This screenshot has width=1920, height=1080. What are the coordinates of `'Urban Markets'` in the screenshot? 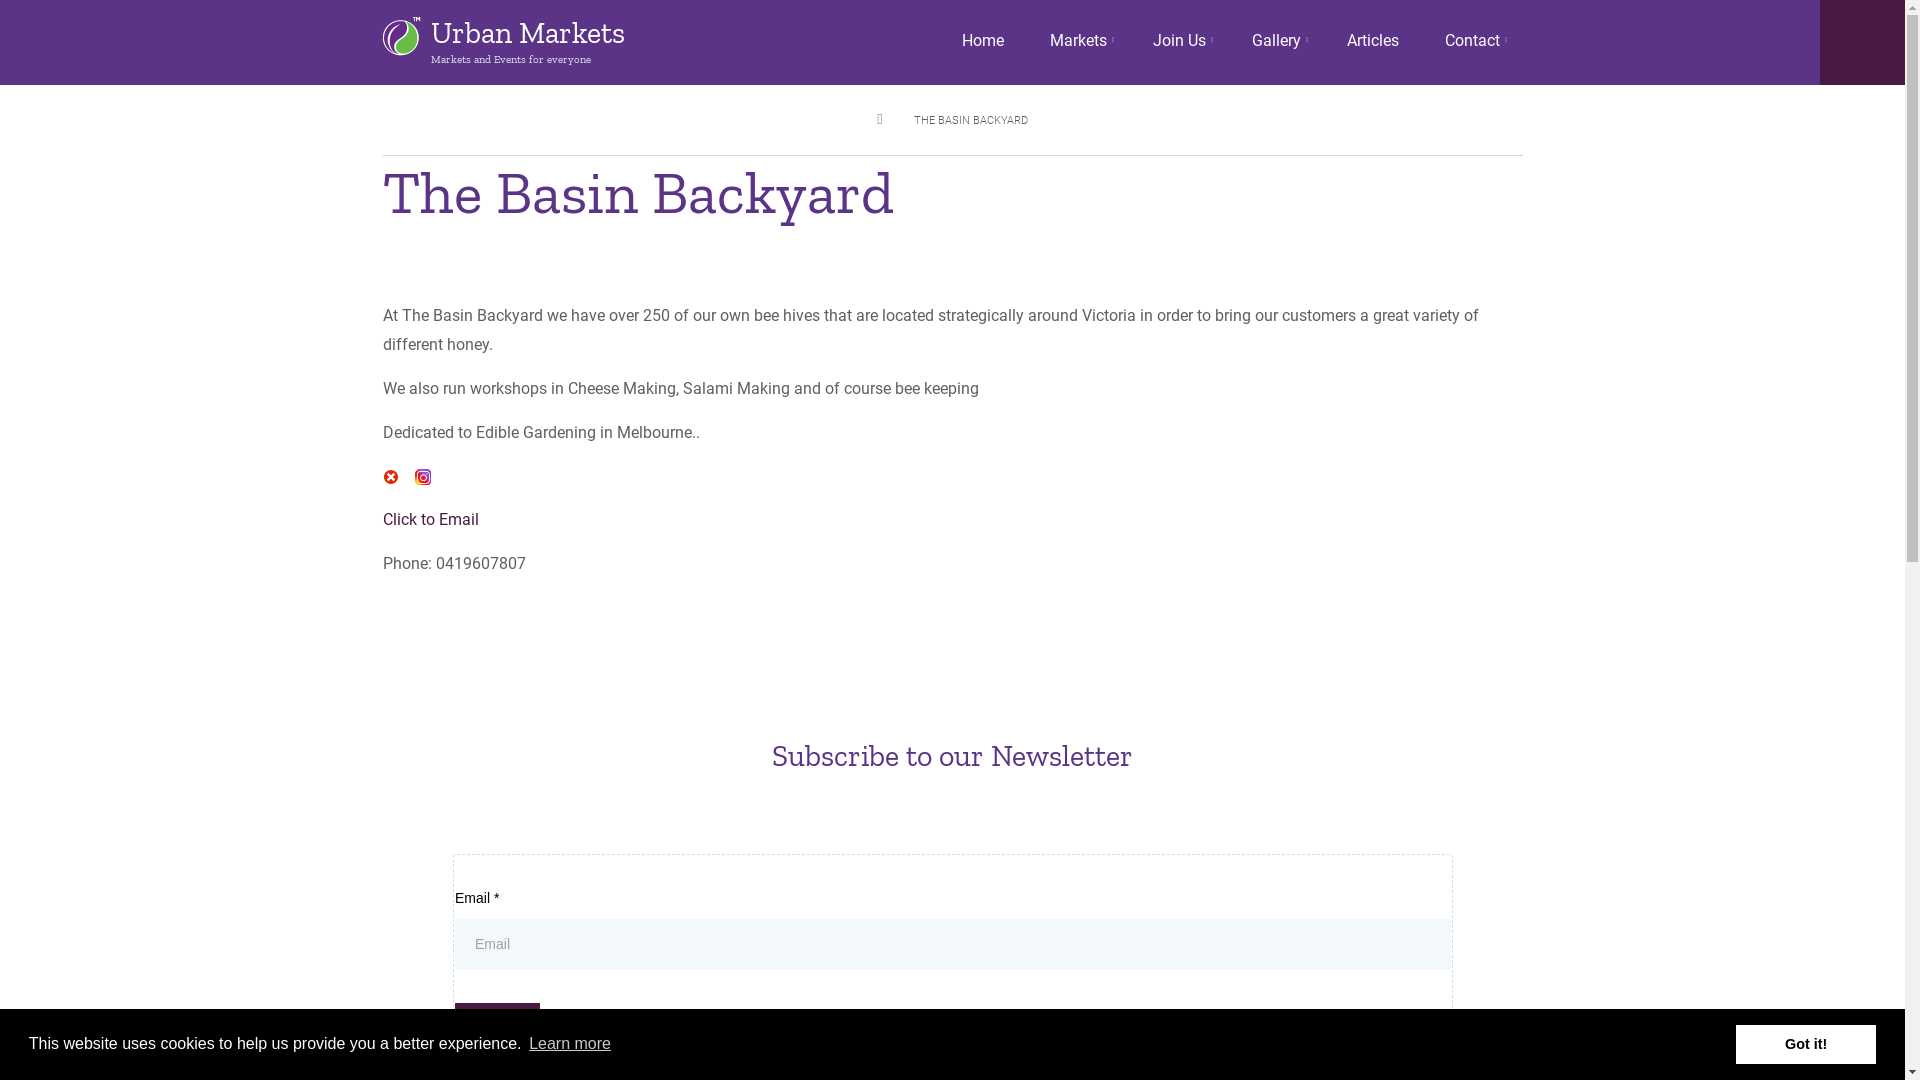 It's located at (429, 33).